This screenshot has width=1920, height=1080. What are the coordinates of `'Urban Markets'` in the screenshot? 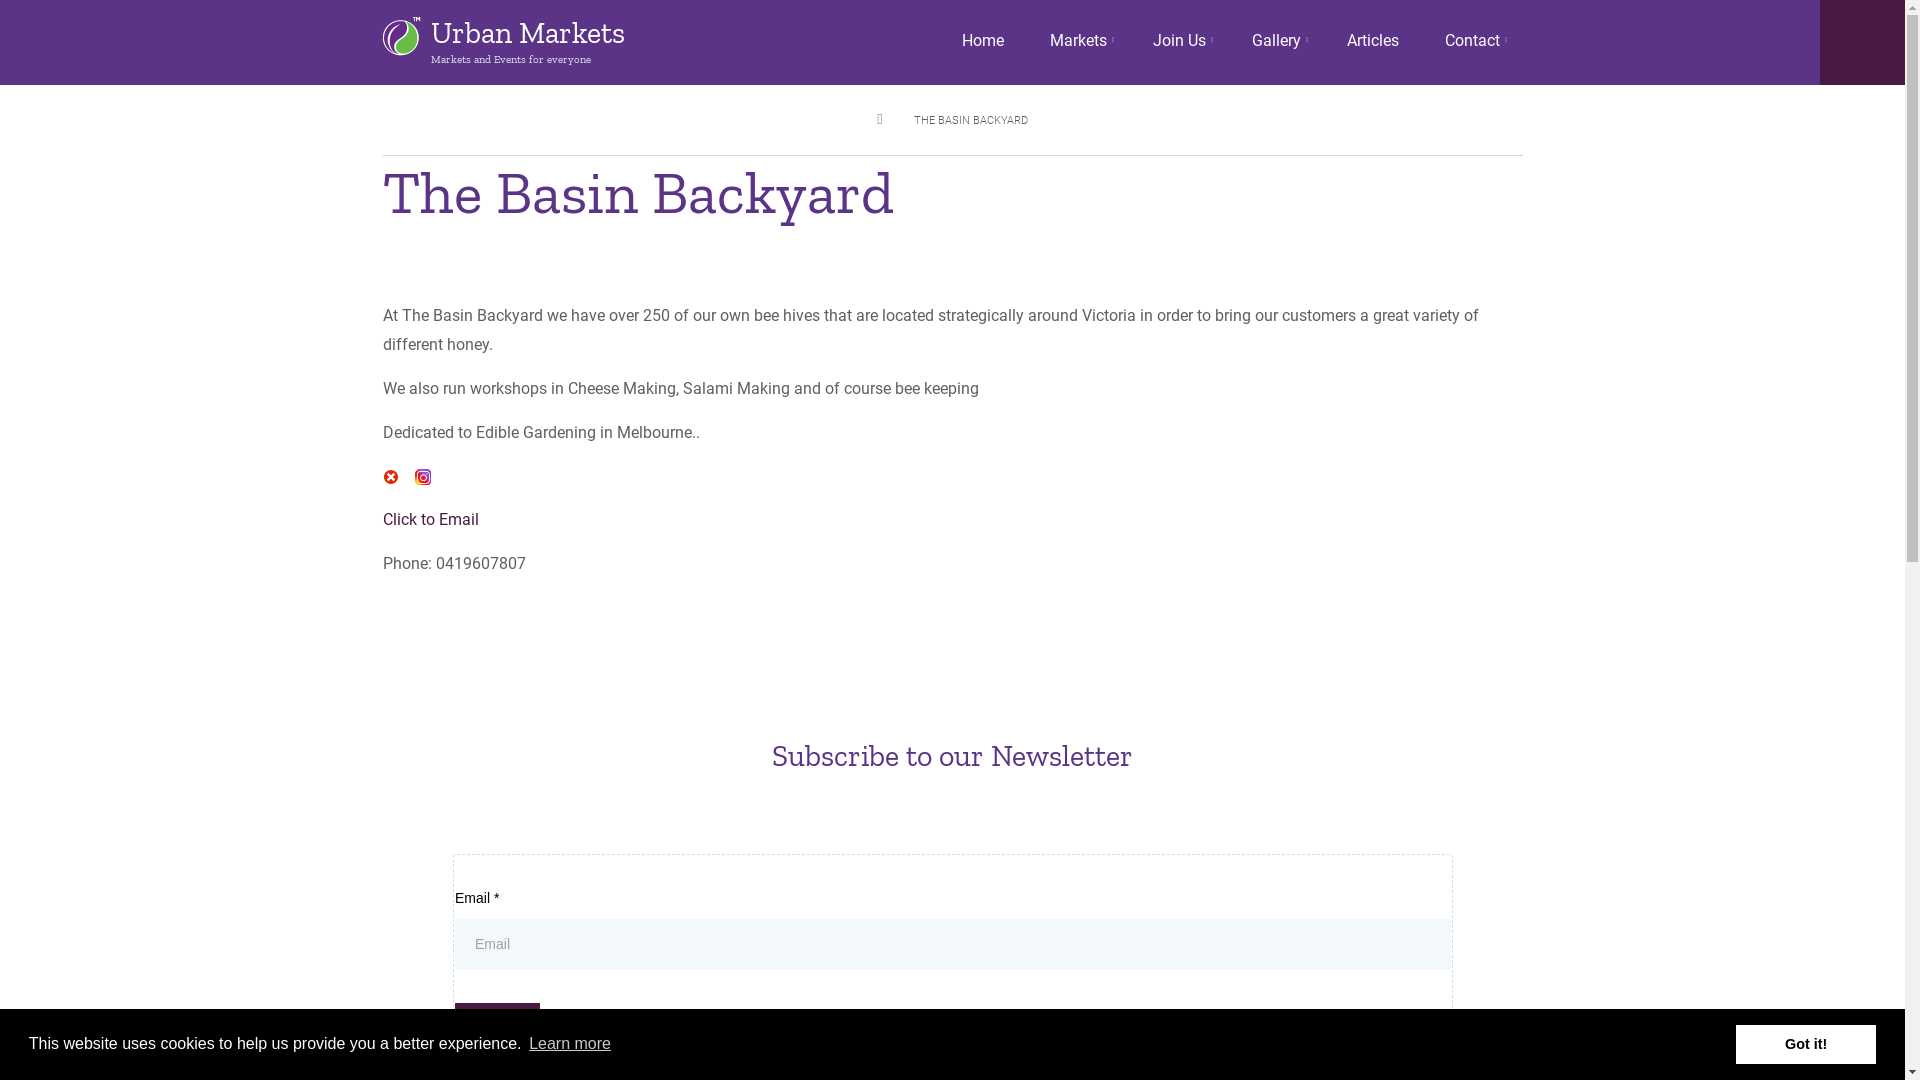 It's located at (429, 33).